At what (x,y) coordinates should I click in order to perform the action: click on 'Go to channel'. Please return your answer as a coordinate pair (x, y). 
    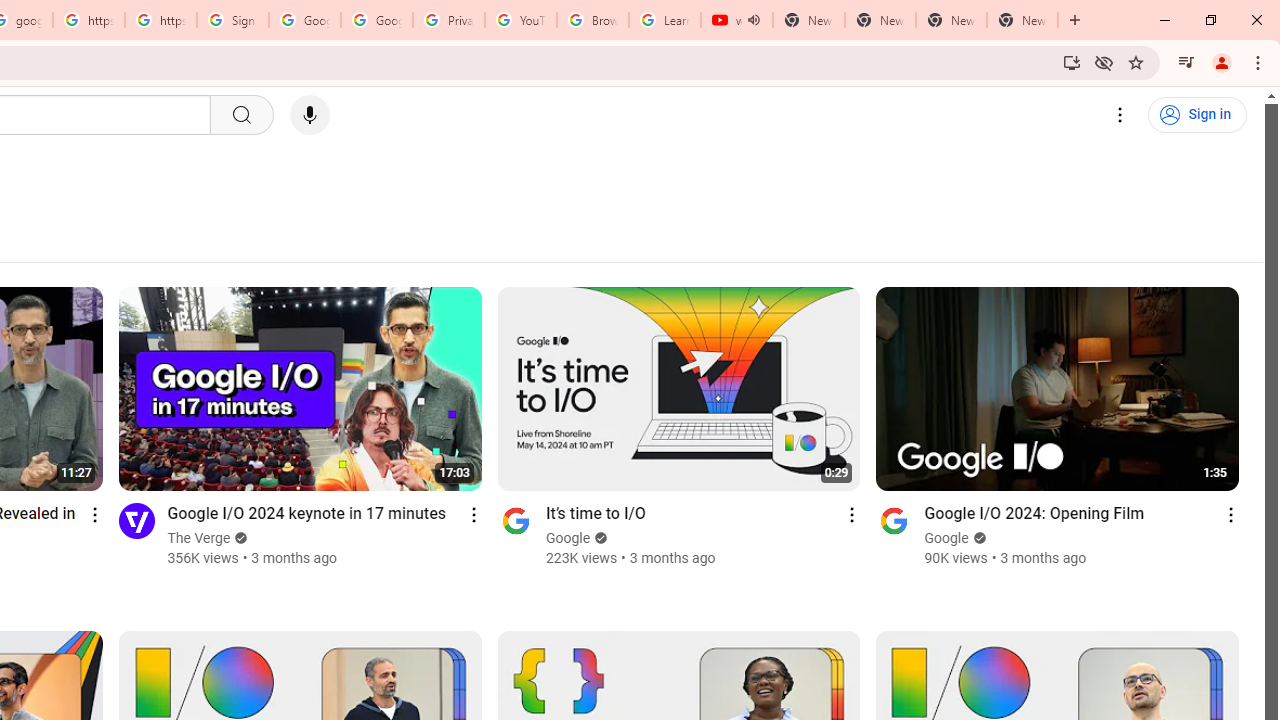
    Looking at the image, I should click on (893, 519).